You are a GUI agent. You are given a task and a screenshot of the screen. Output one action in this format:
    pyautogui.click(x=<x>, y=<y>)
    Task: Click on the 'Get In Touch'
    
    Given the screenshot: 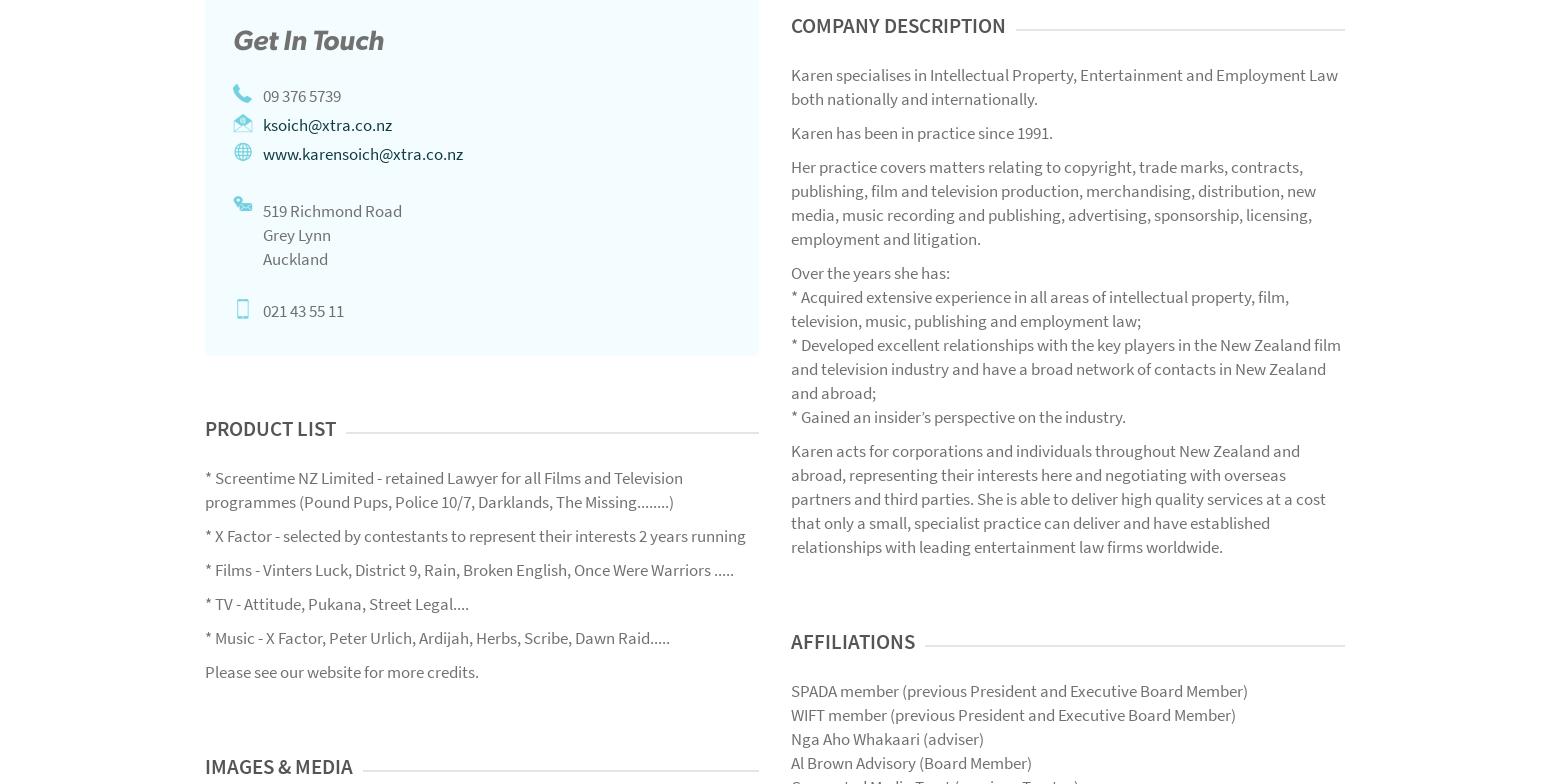 What is the action you would take?
    pyautogui.click(x=308, y=39)
    